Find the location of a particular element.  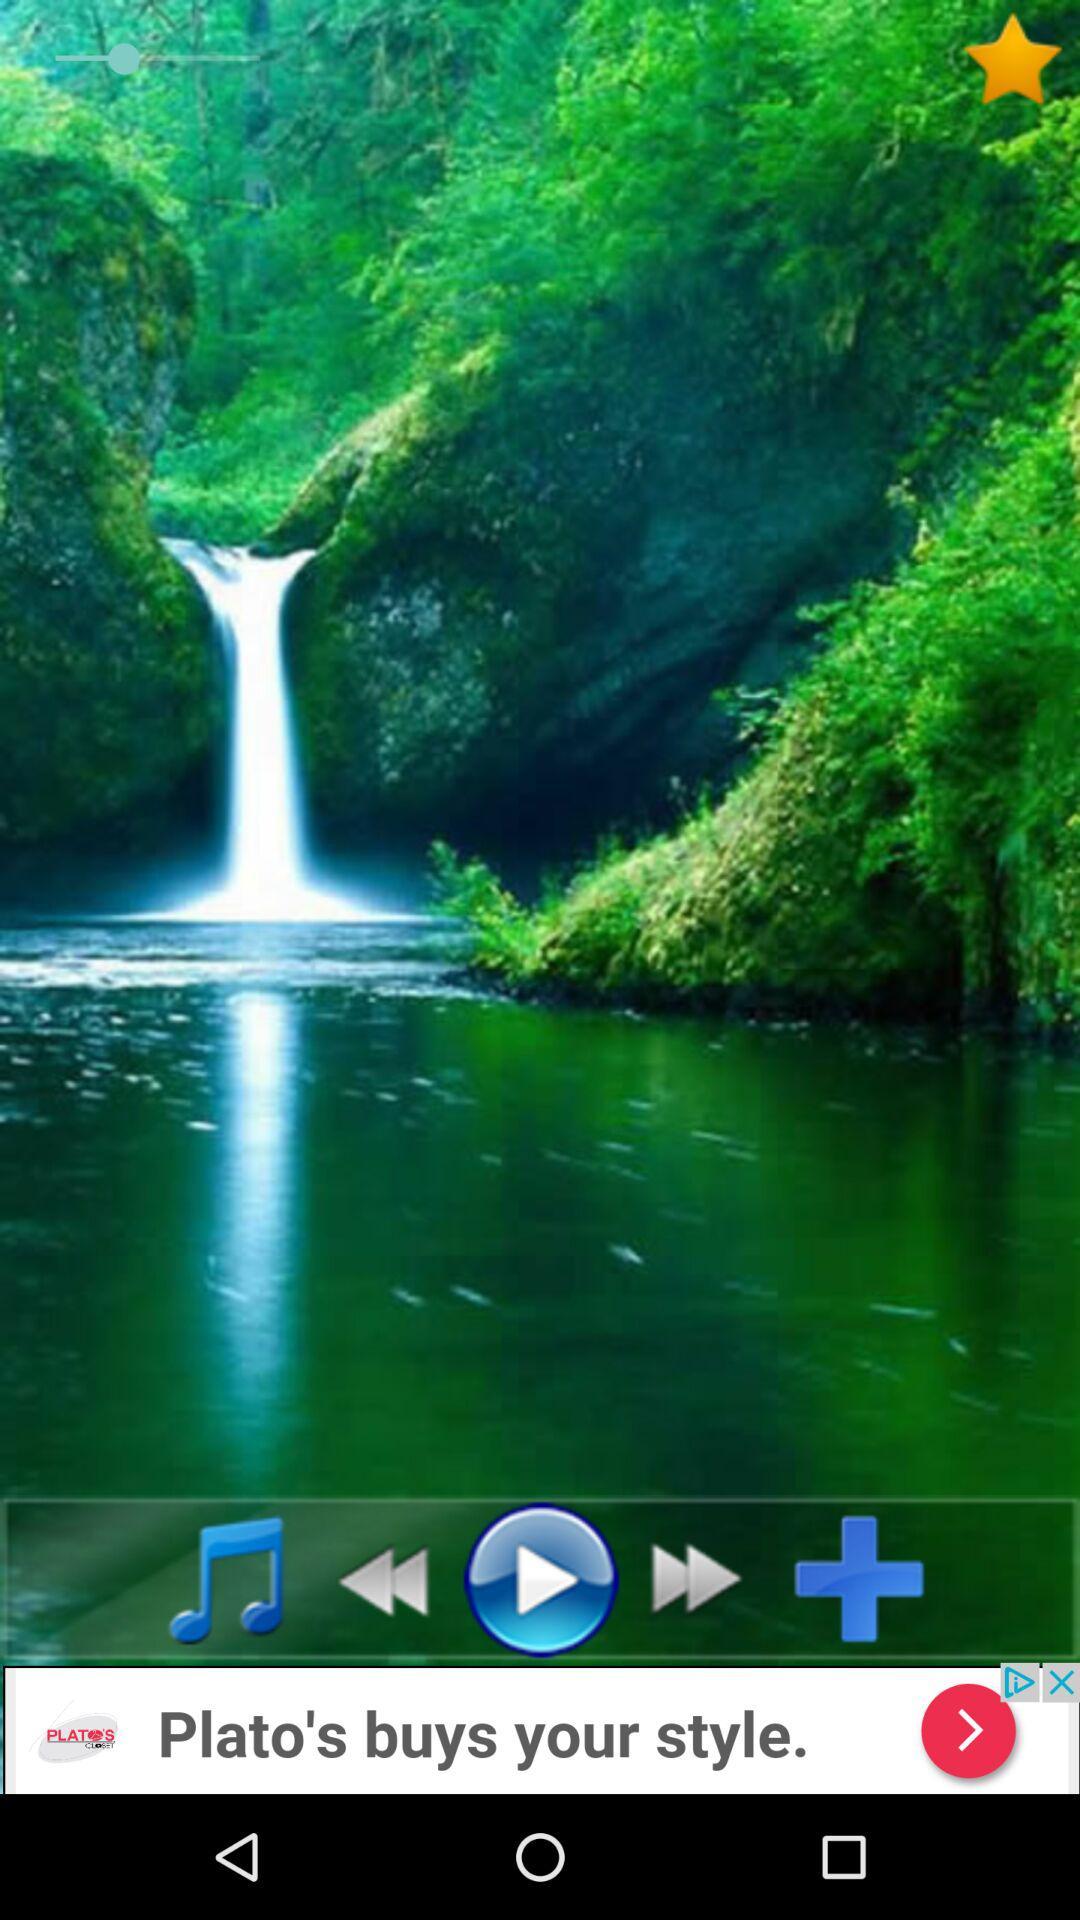

the av_rewind icon is located at coordinates (371, 1577).